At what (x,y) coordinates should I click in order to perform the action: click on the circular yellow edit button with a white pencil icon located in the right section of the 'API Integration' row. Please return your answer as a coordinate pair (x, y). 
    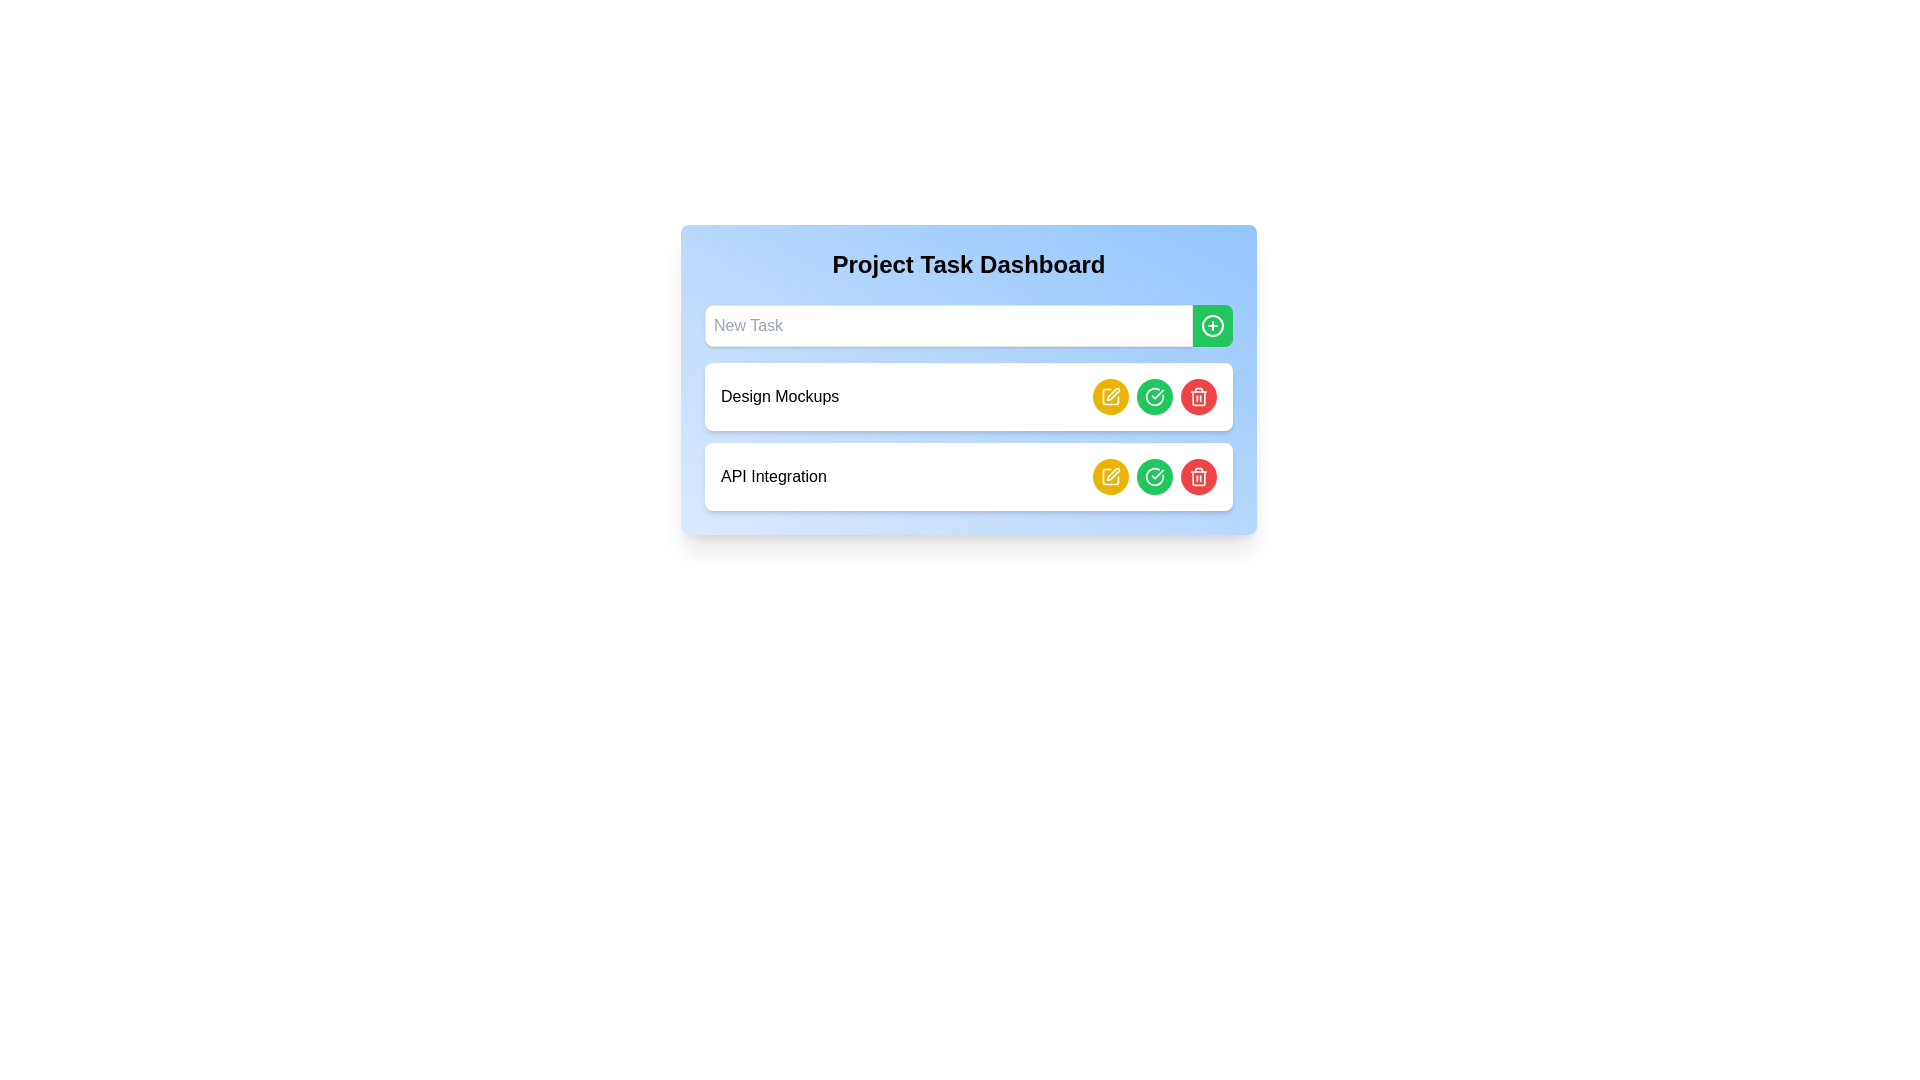
    Looking at the image, I should click on (1109, 397).